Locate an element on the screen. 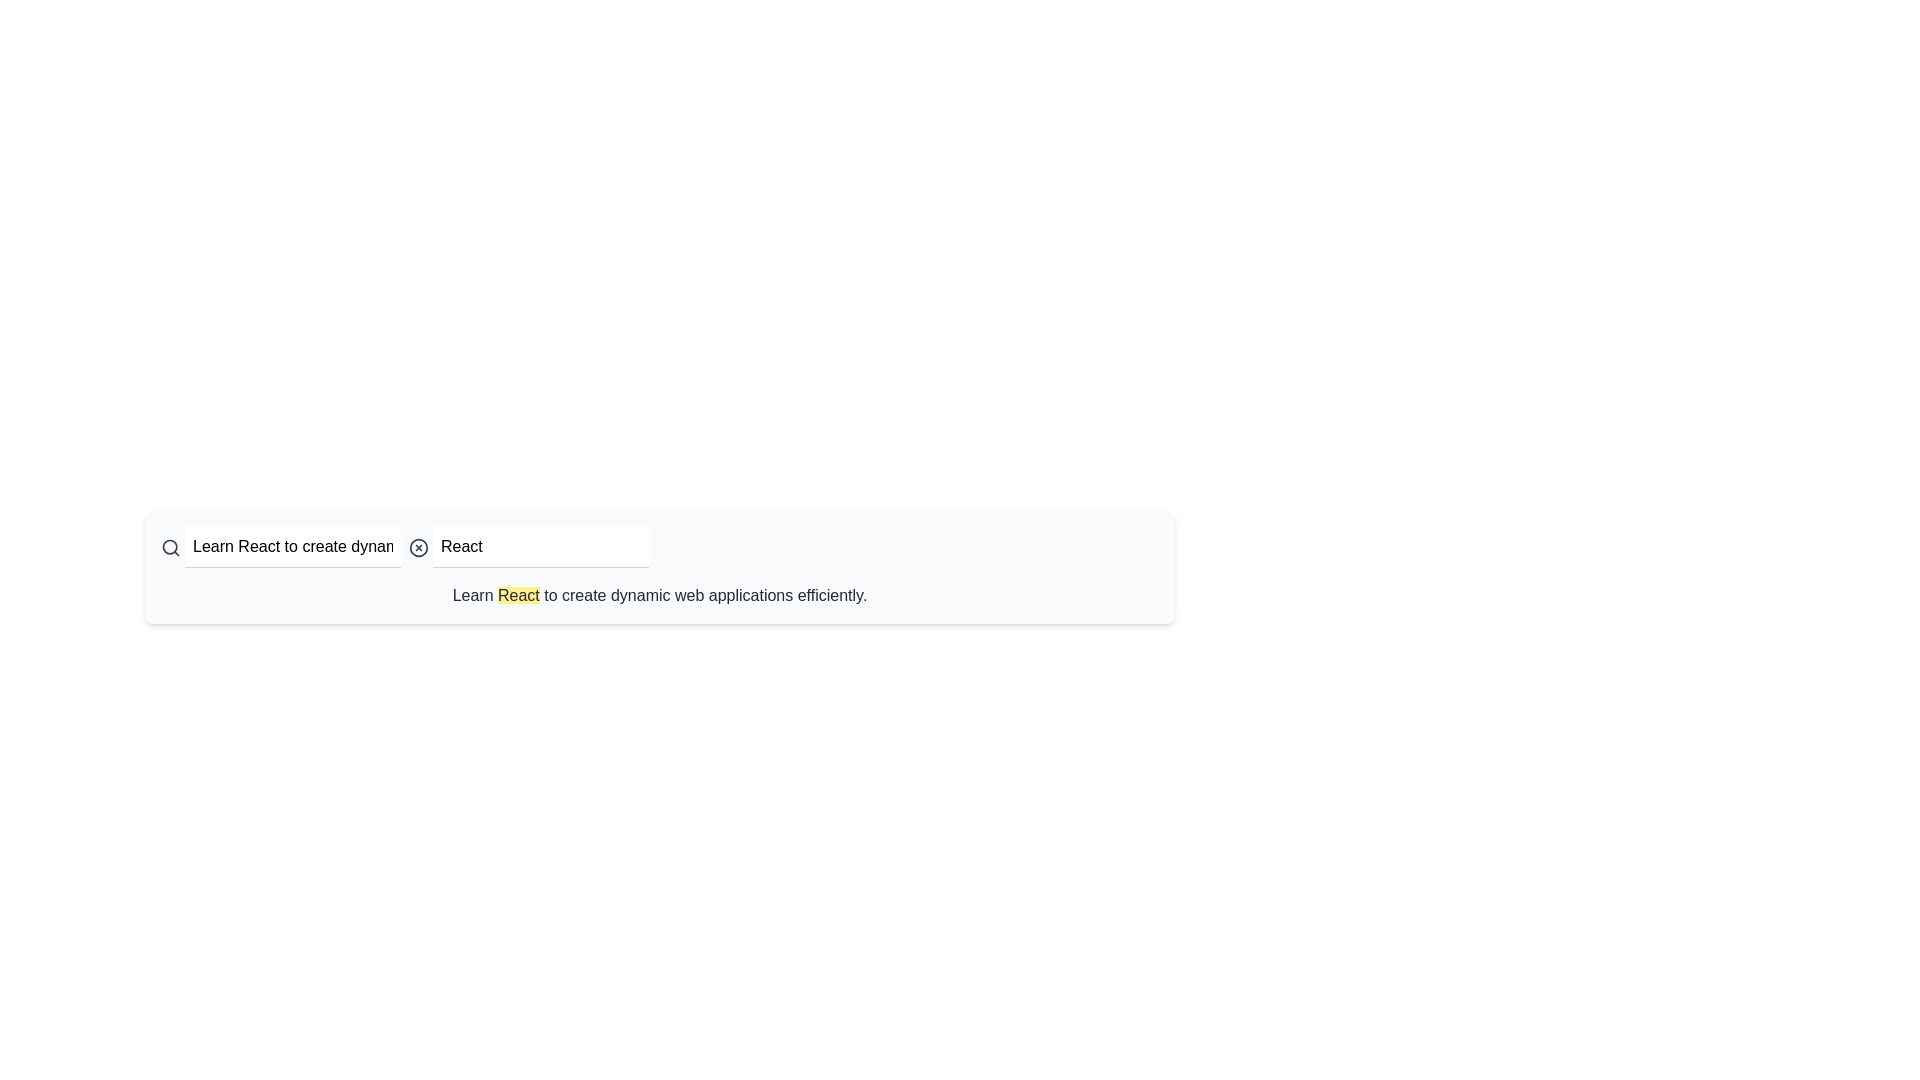 The height and width of the screenshot is (1080, 1920). the text input field that contains the value 'Learn React to create dynamic web applications efficiently.' to select all text is located at coordinates (291, 547).